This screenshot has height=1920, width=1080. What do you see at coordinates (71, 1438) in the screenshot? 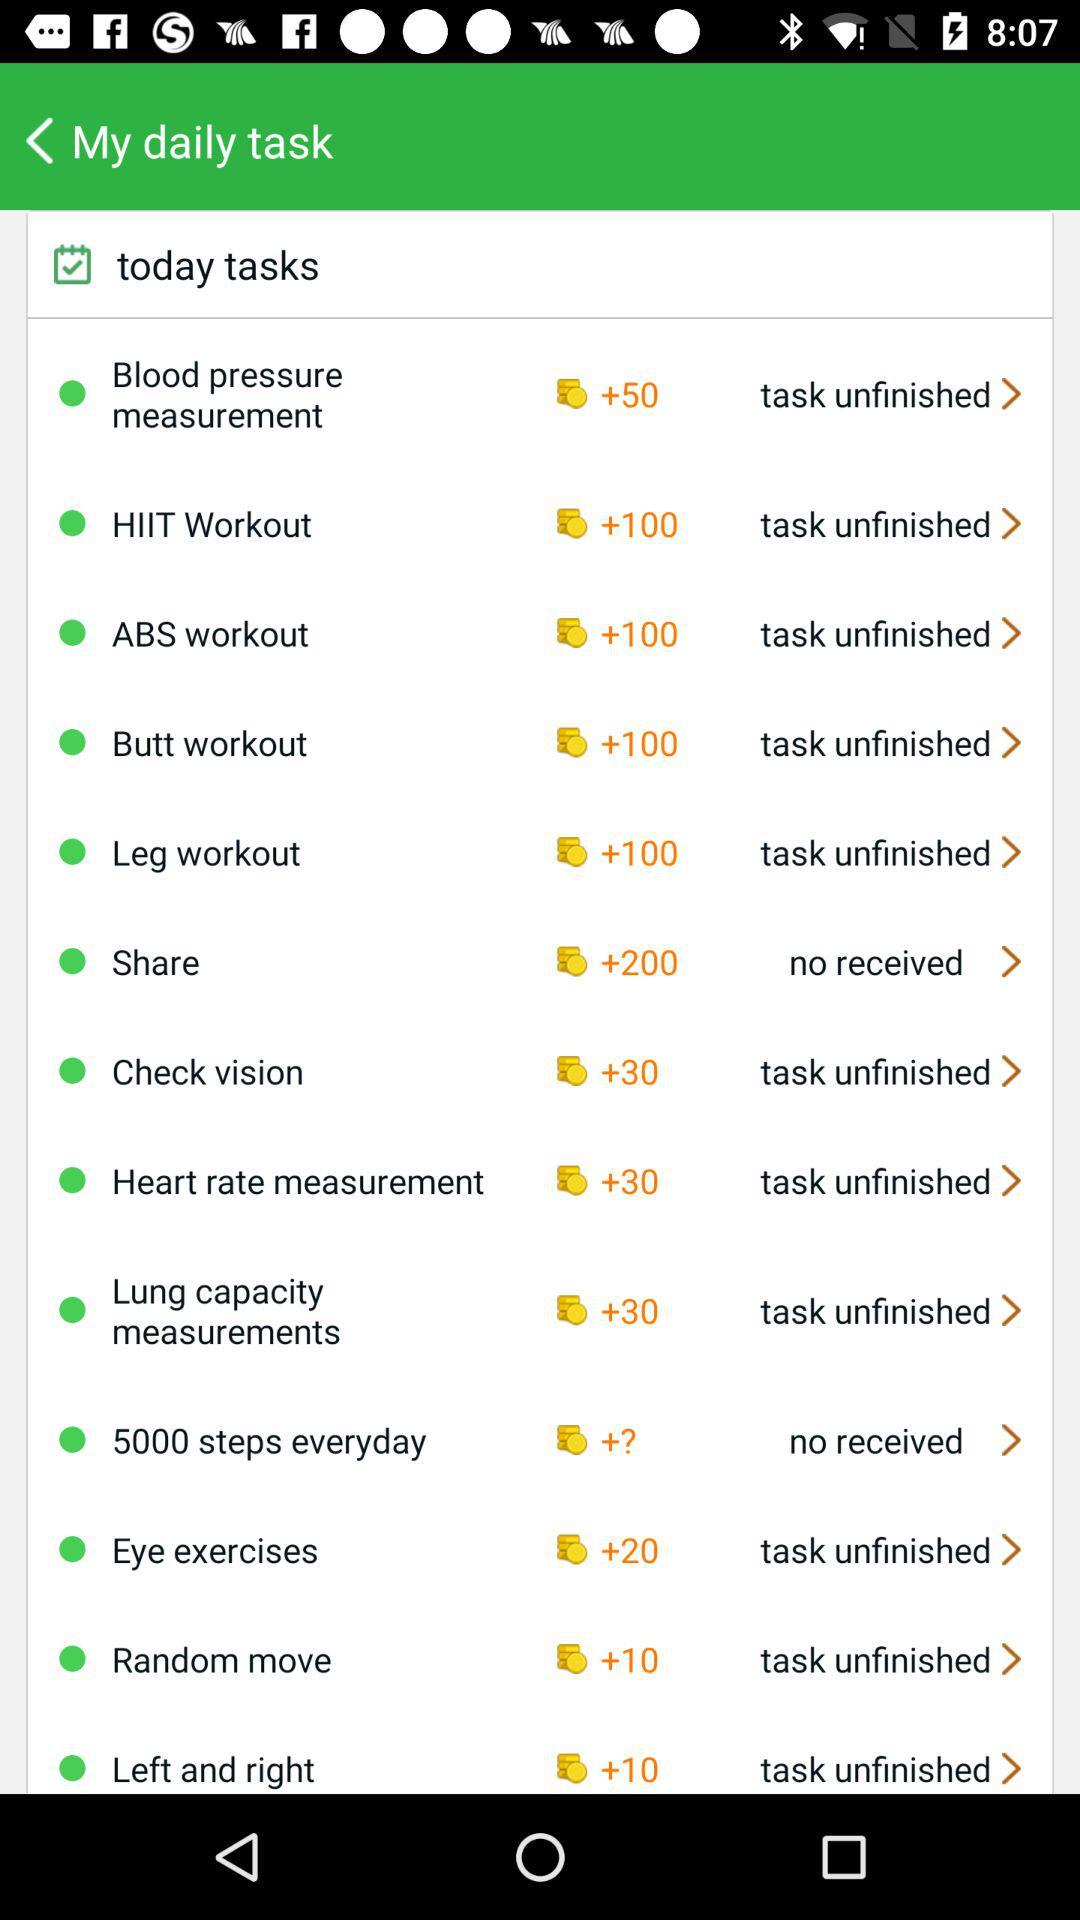
I see `open the page` at bounding box center [71, 1438].